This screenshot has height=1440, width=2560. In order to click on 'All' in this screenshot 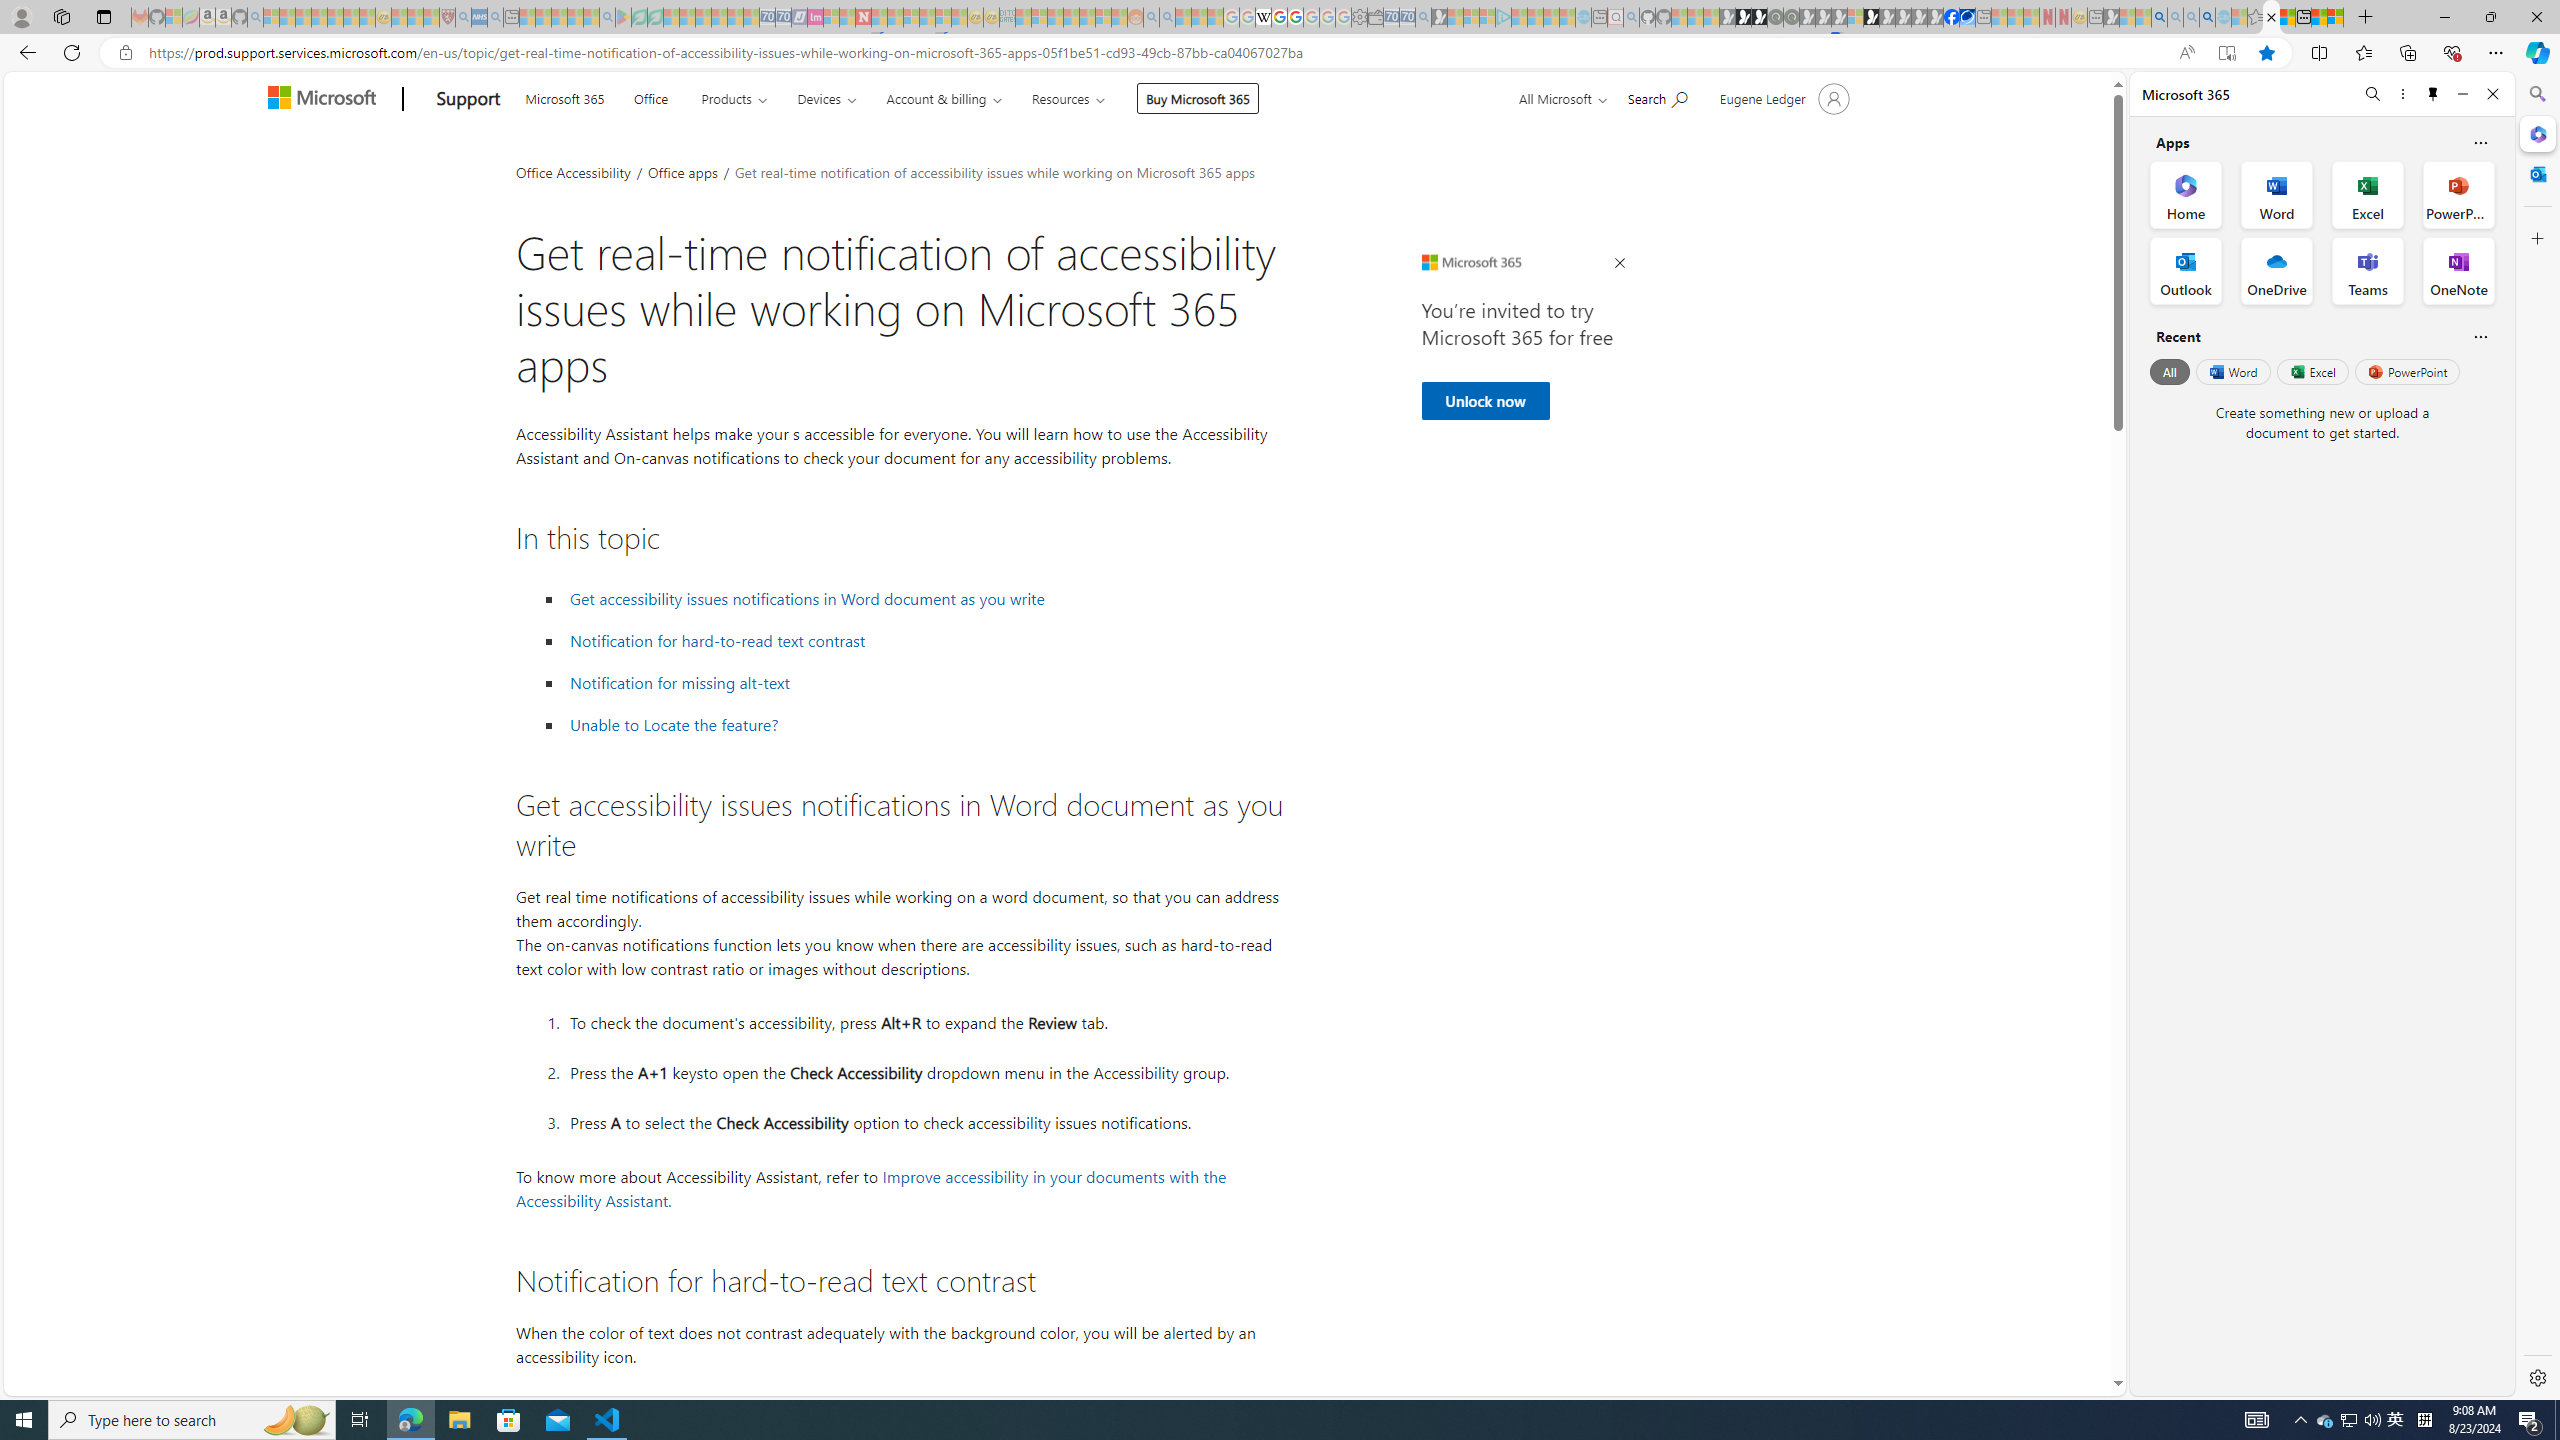, I will do `click(2168, 371)`.